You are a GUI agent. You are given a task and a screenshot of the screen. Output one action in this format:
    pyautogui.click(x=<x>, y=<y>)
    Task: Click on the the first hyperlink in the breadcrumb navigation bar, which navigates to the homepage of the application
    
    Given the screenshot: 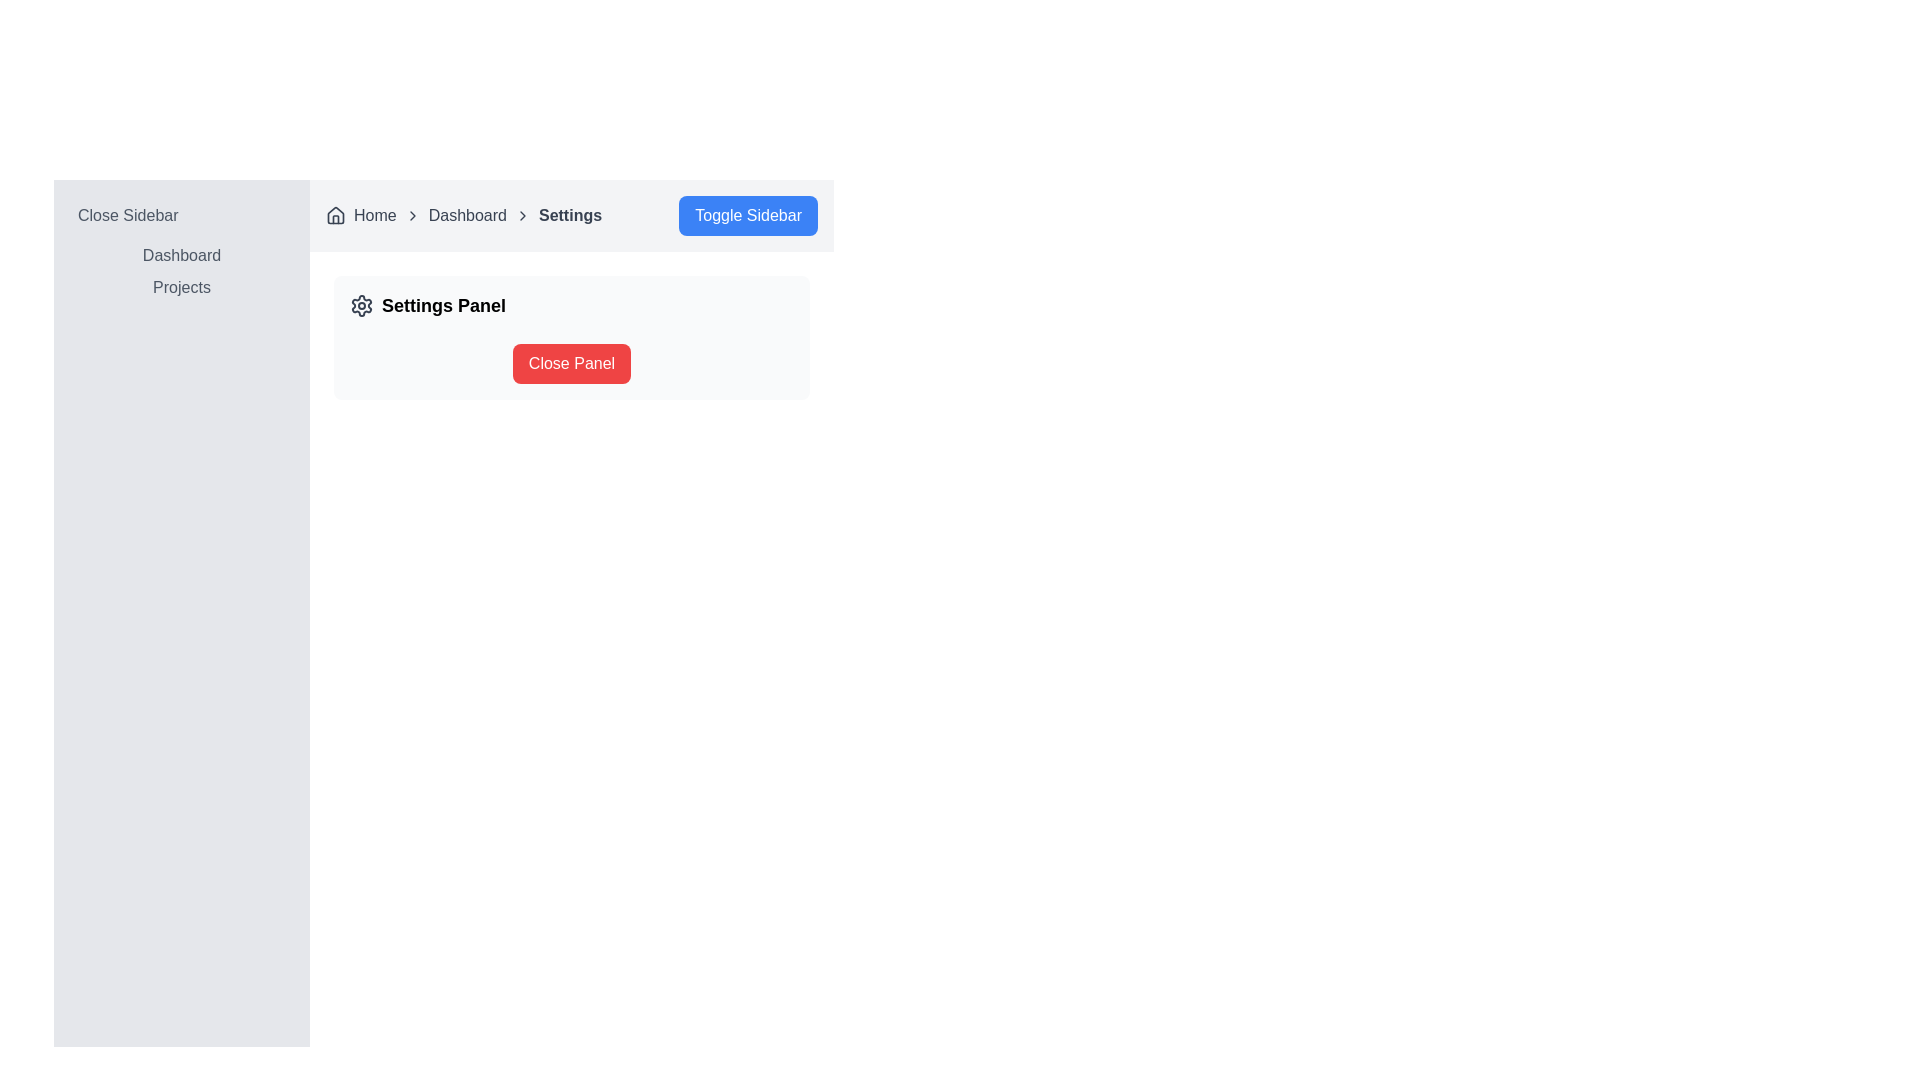 What is the action you would take?
    pyautogui.click(x=375, y=216)
    